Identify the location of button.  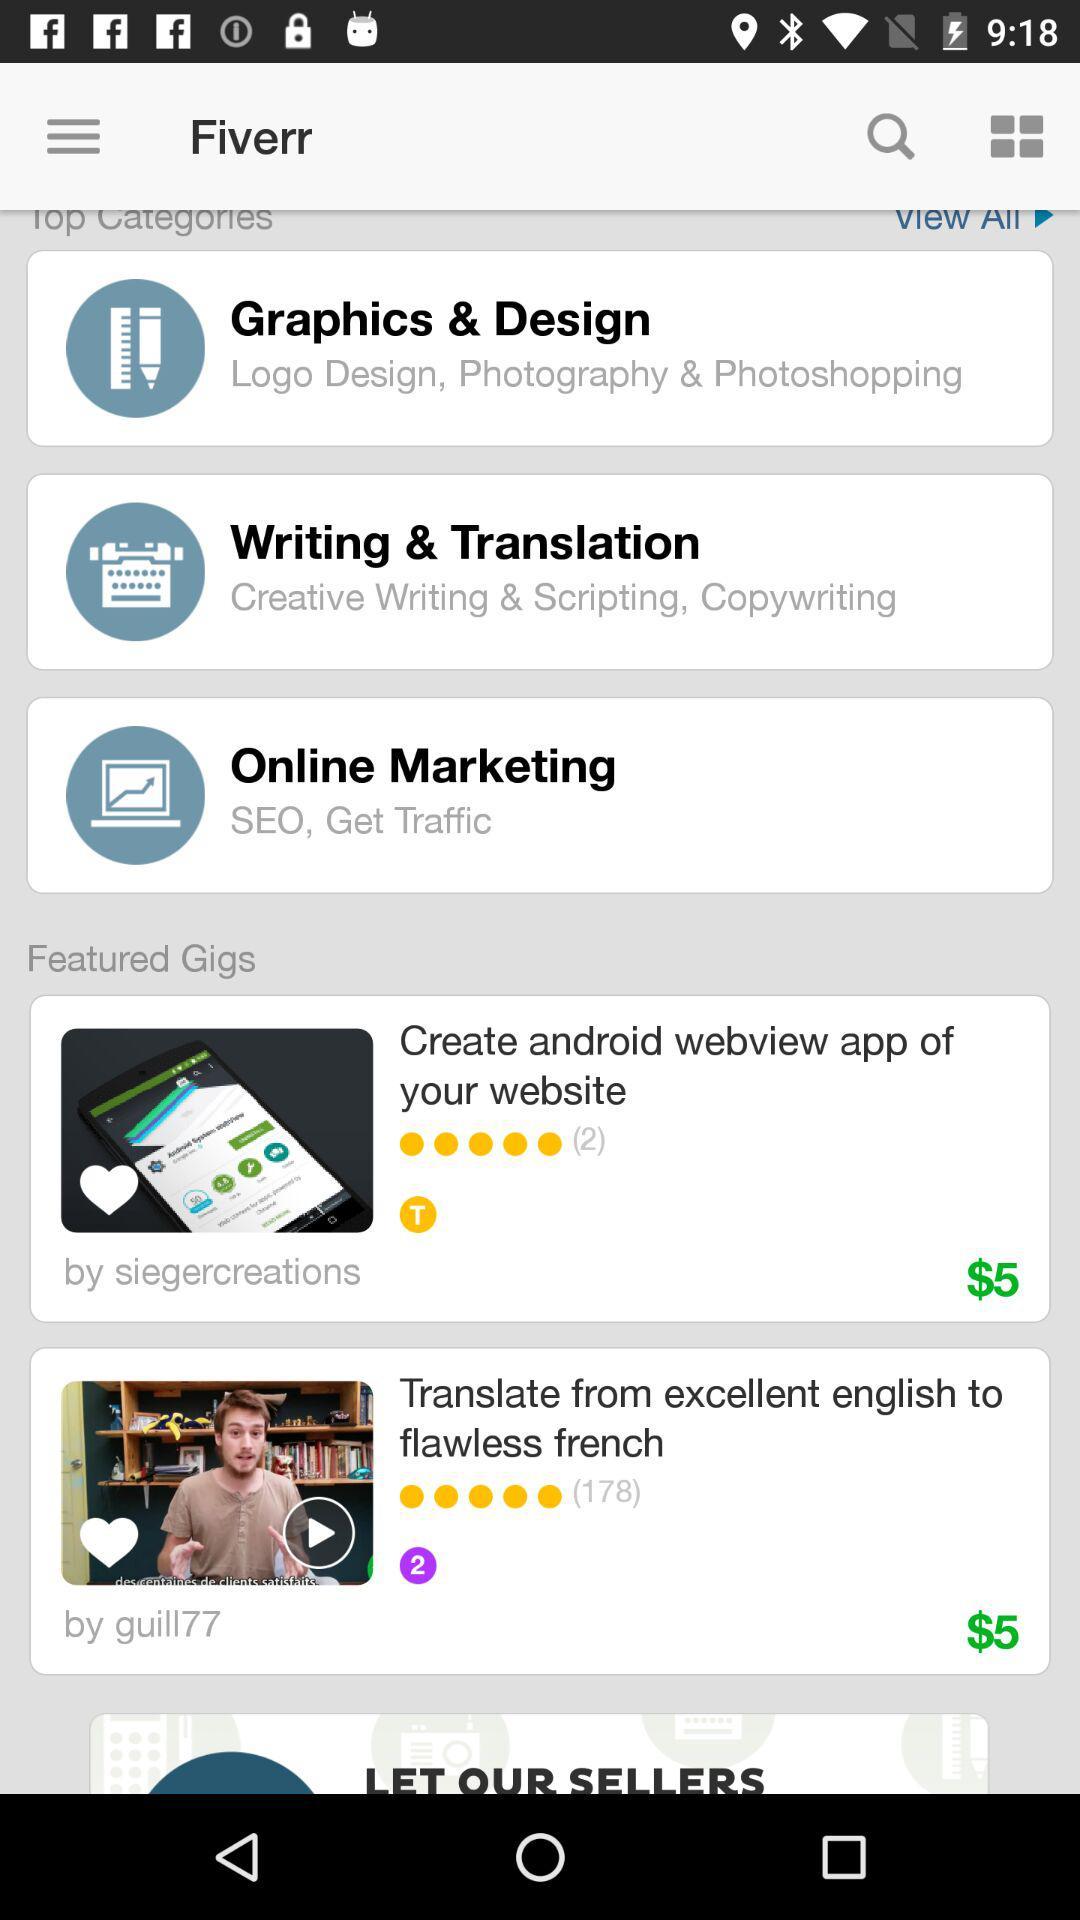
(318, 1531).